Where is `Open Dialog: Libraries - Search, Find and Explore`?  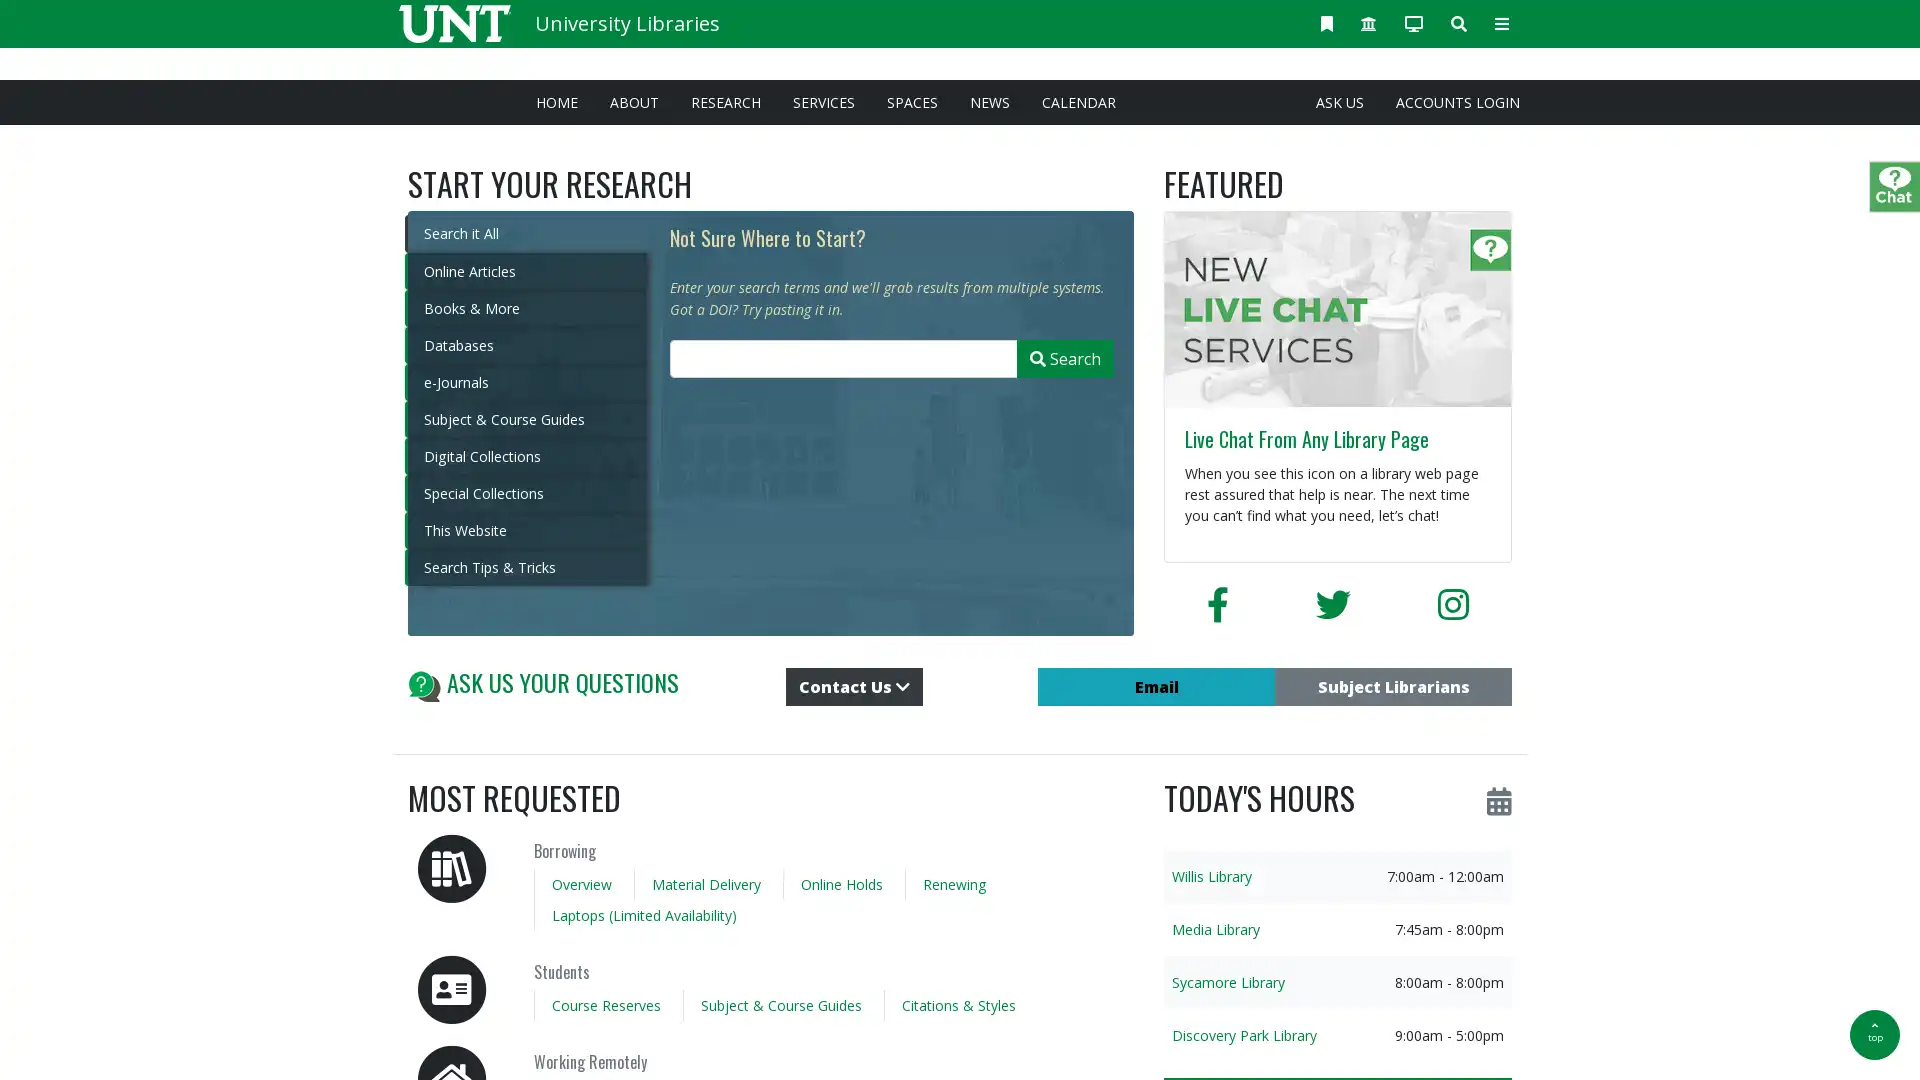 Open Dialog: Libraries - Search, Find and Explore is located at coordinates (1459, 23).